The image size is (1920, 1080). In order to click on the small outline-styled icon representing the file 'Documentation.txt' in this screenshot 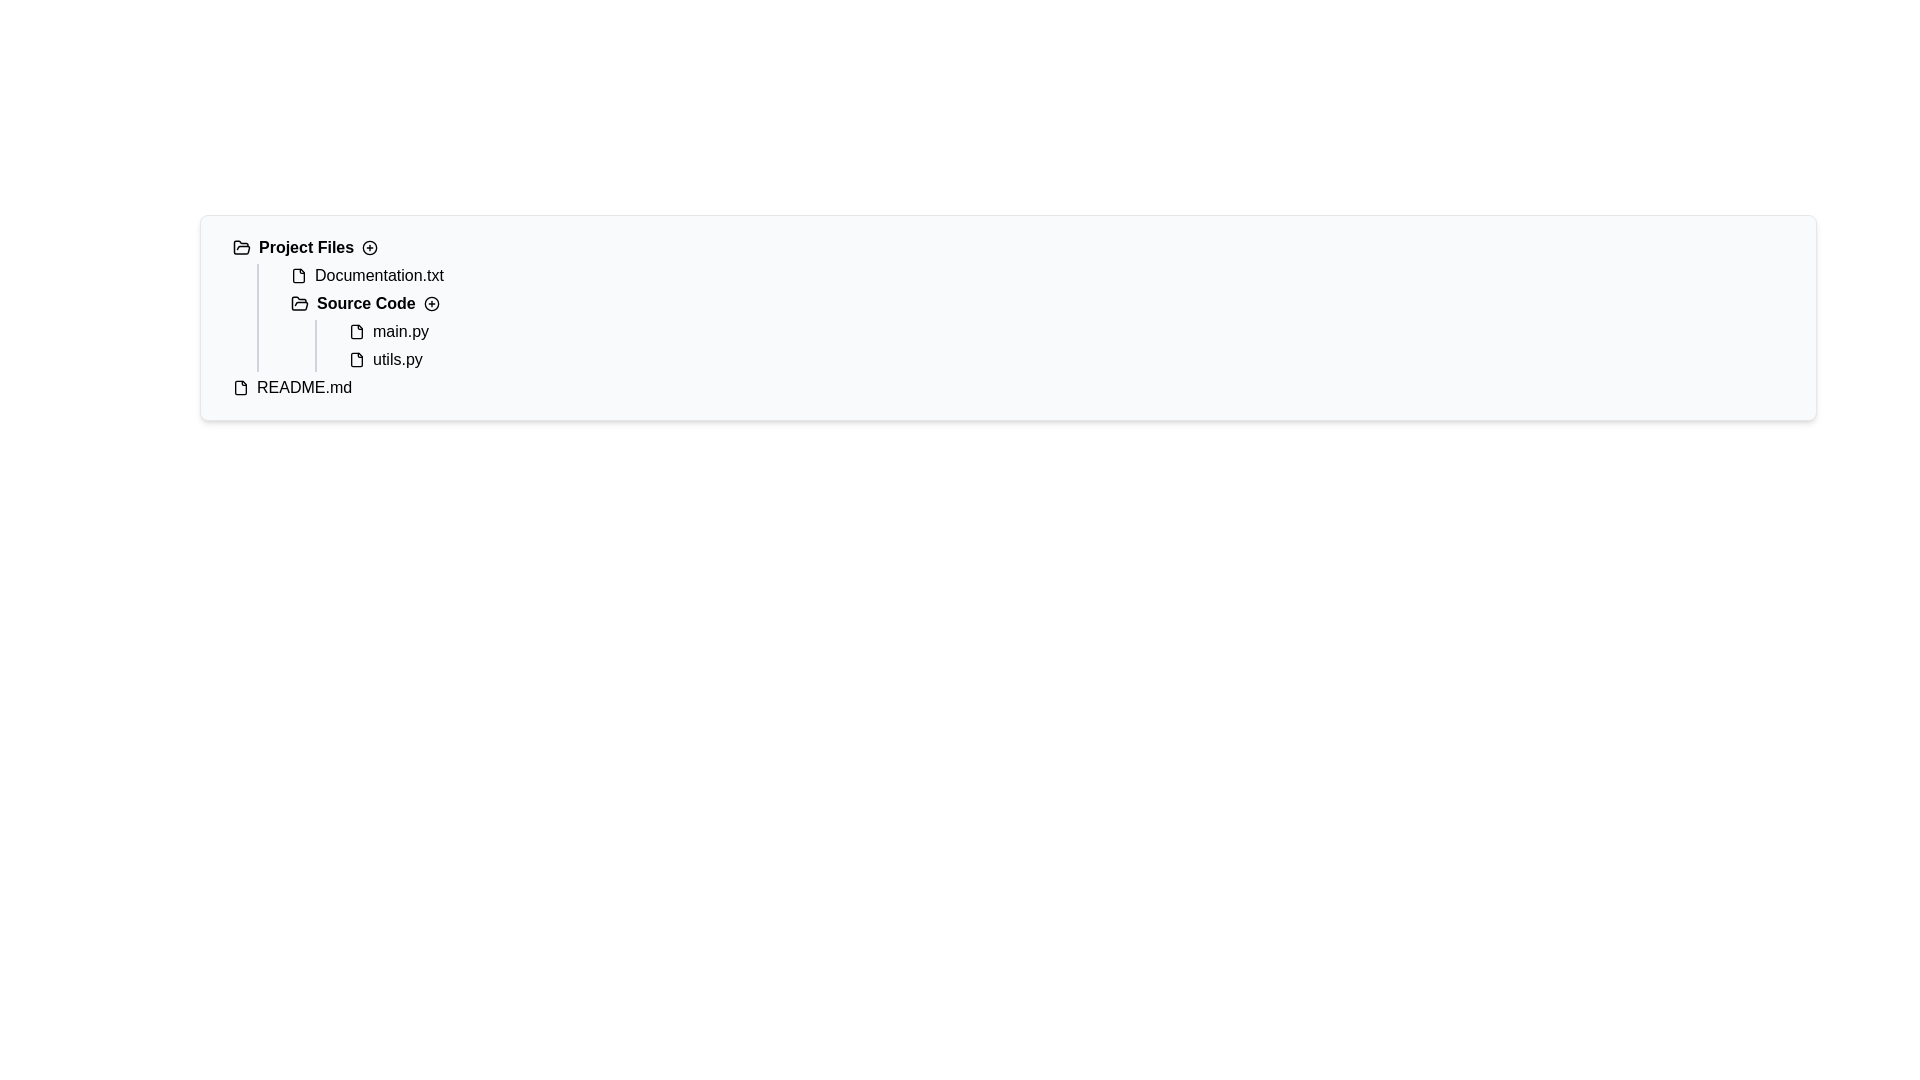, I will do `click(297, 276)`.